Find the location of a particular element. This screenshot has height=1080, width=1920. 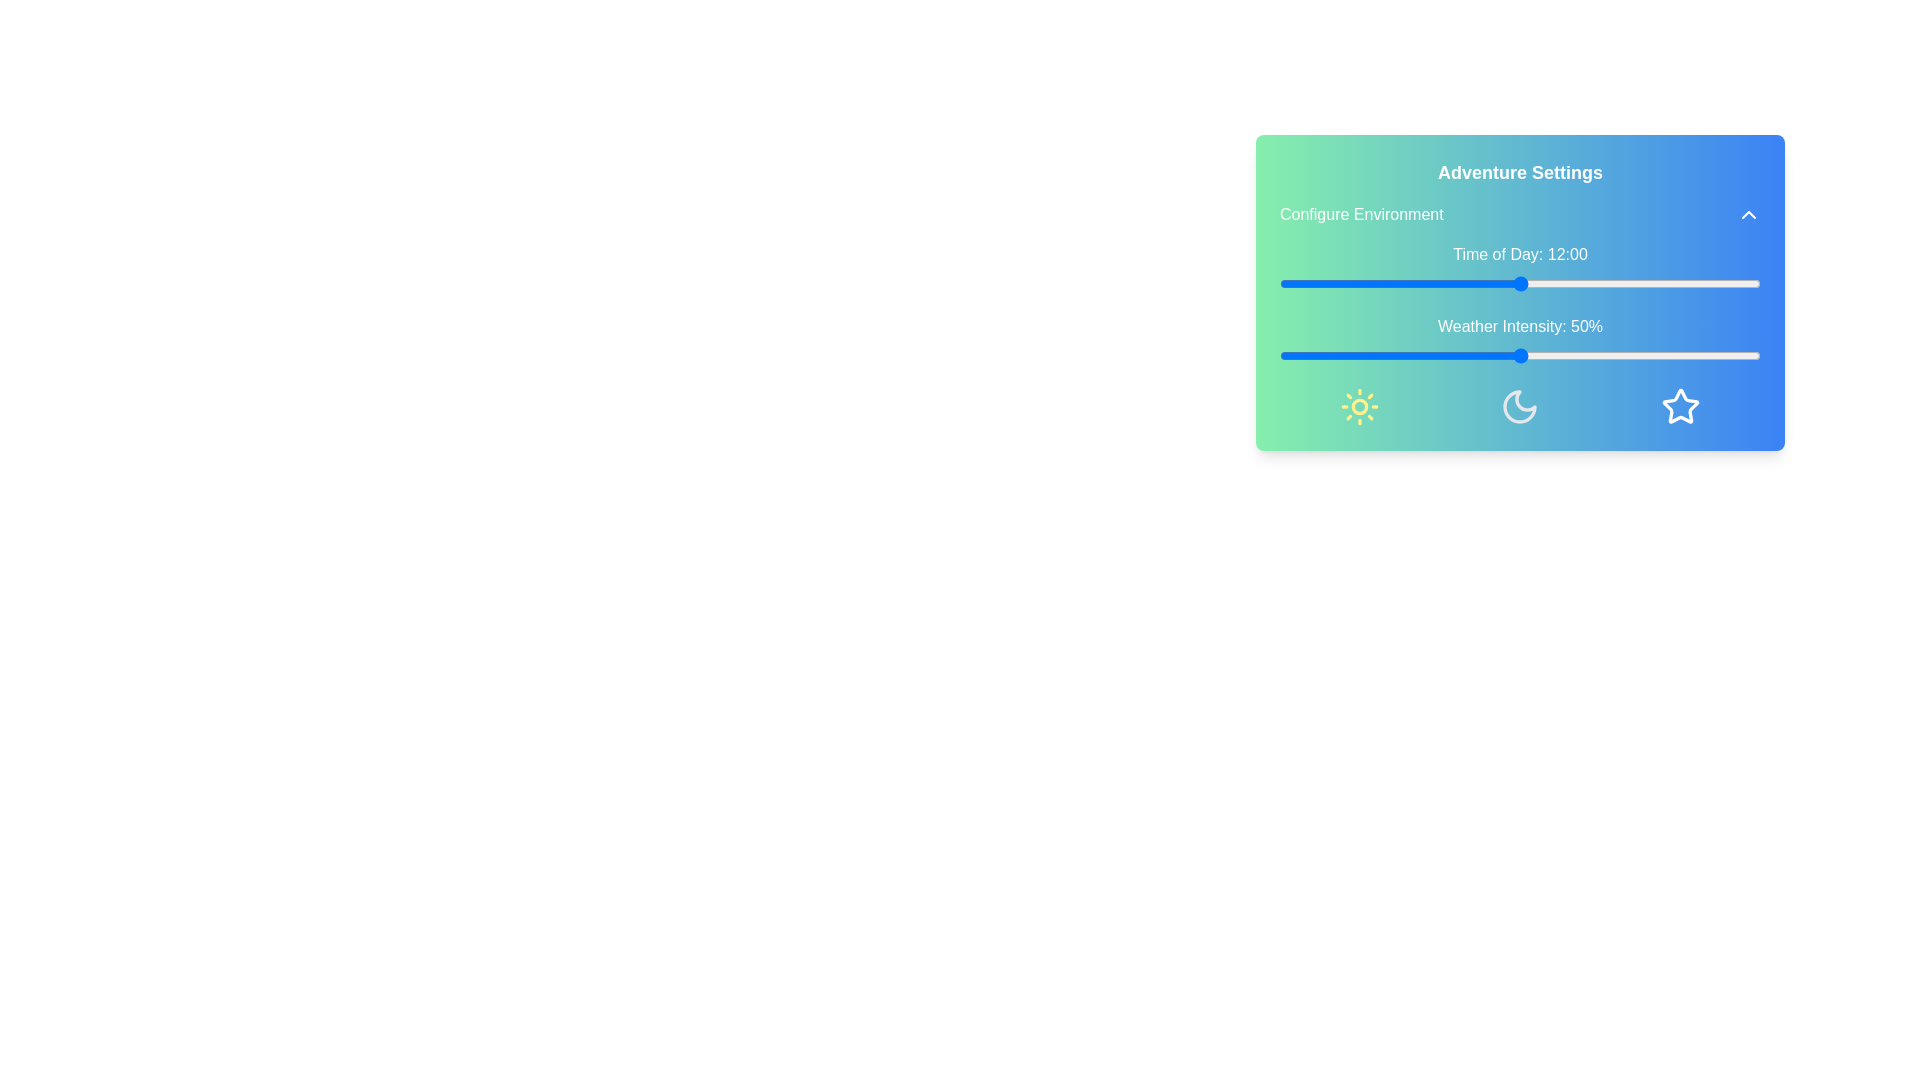

the 'Weather Intensity' slider to 98% is located at coordinates (1750, 354).